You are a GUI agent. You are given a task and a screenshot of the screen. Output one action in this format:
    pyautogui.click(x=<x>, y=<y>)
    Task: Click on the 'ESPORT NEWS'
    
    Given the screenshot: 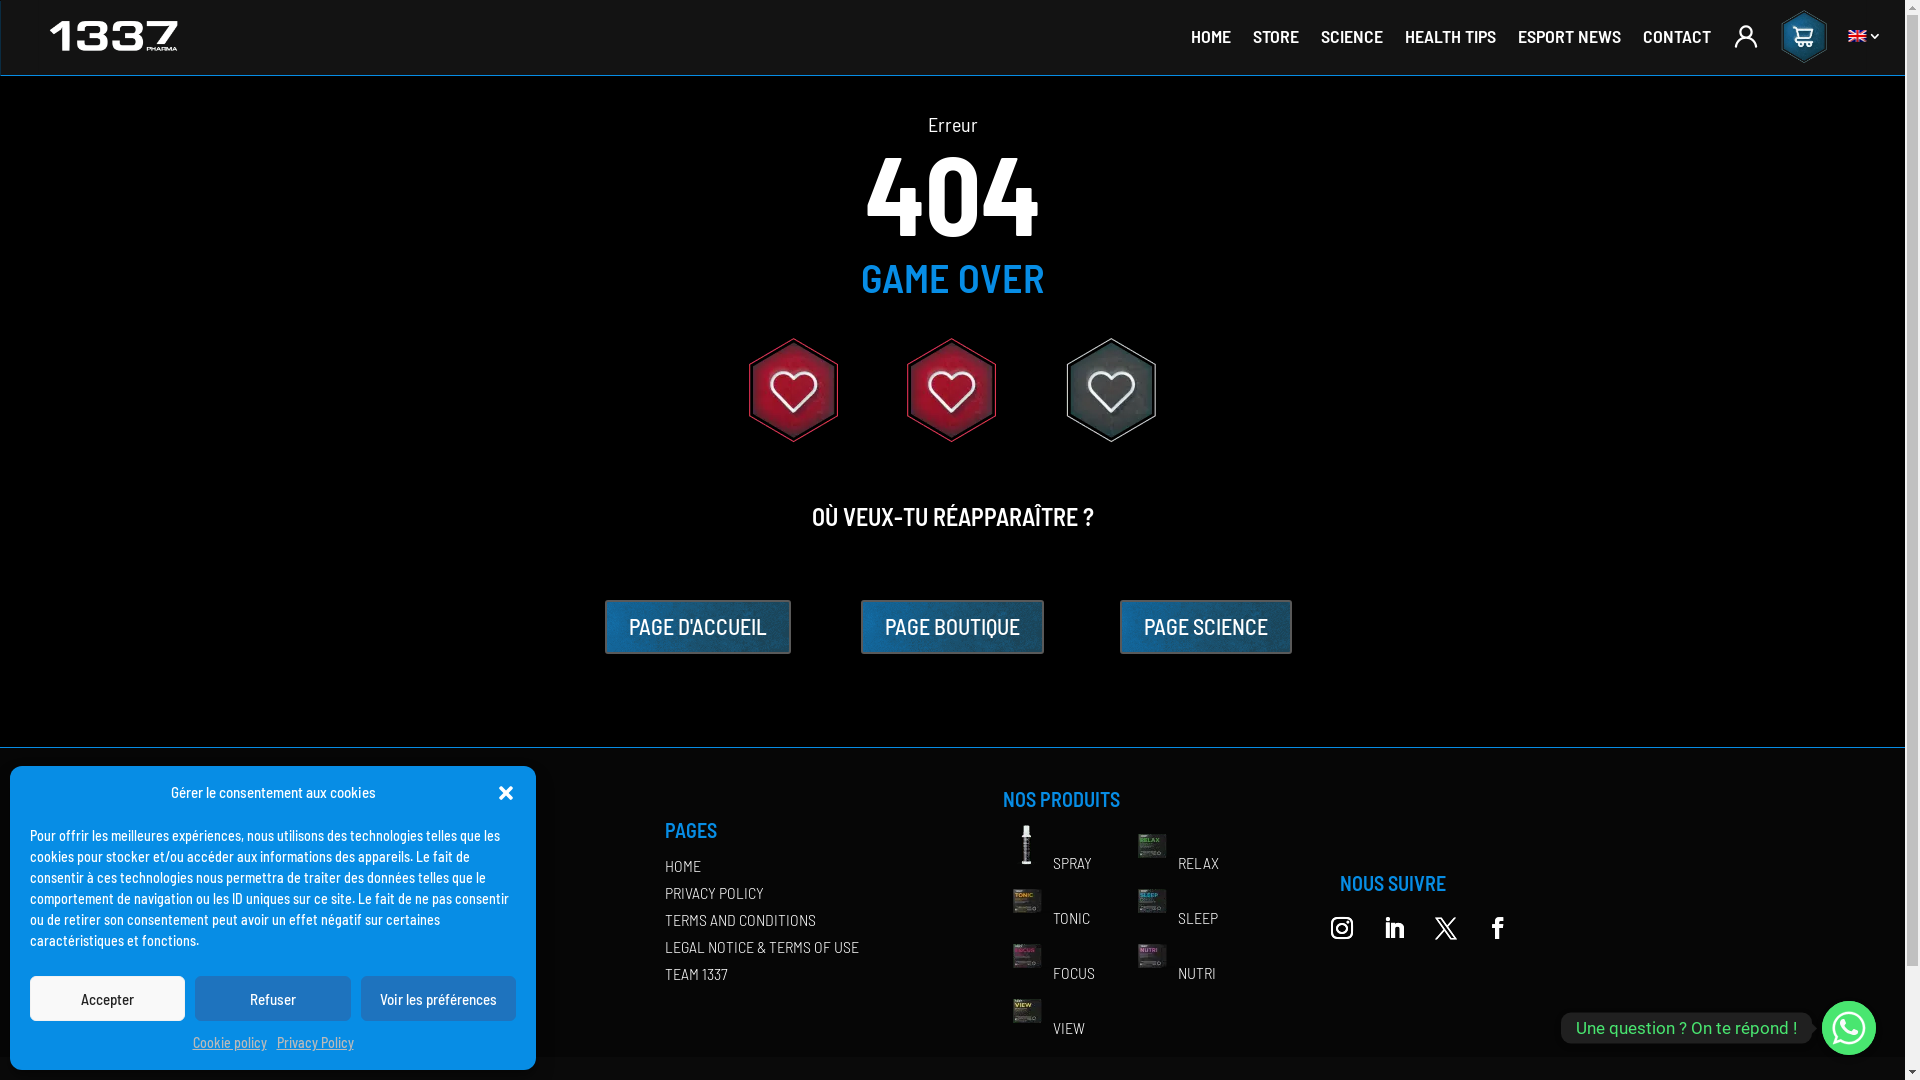 What is the action you would take?
    pyautogui.click(x=1568, y=36)
    